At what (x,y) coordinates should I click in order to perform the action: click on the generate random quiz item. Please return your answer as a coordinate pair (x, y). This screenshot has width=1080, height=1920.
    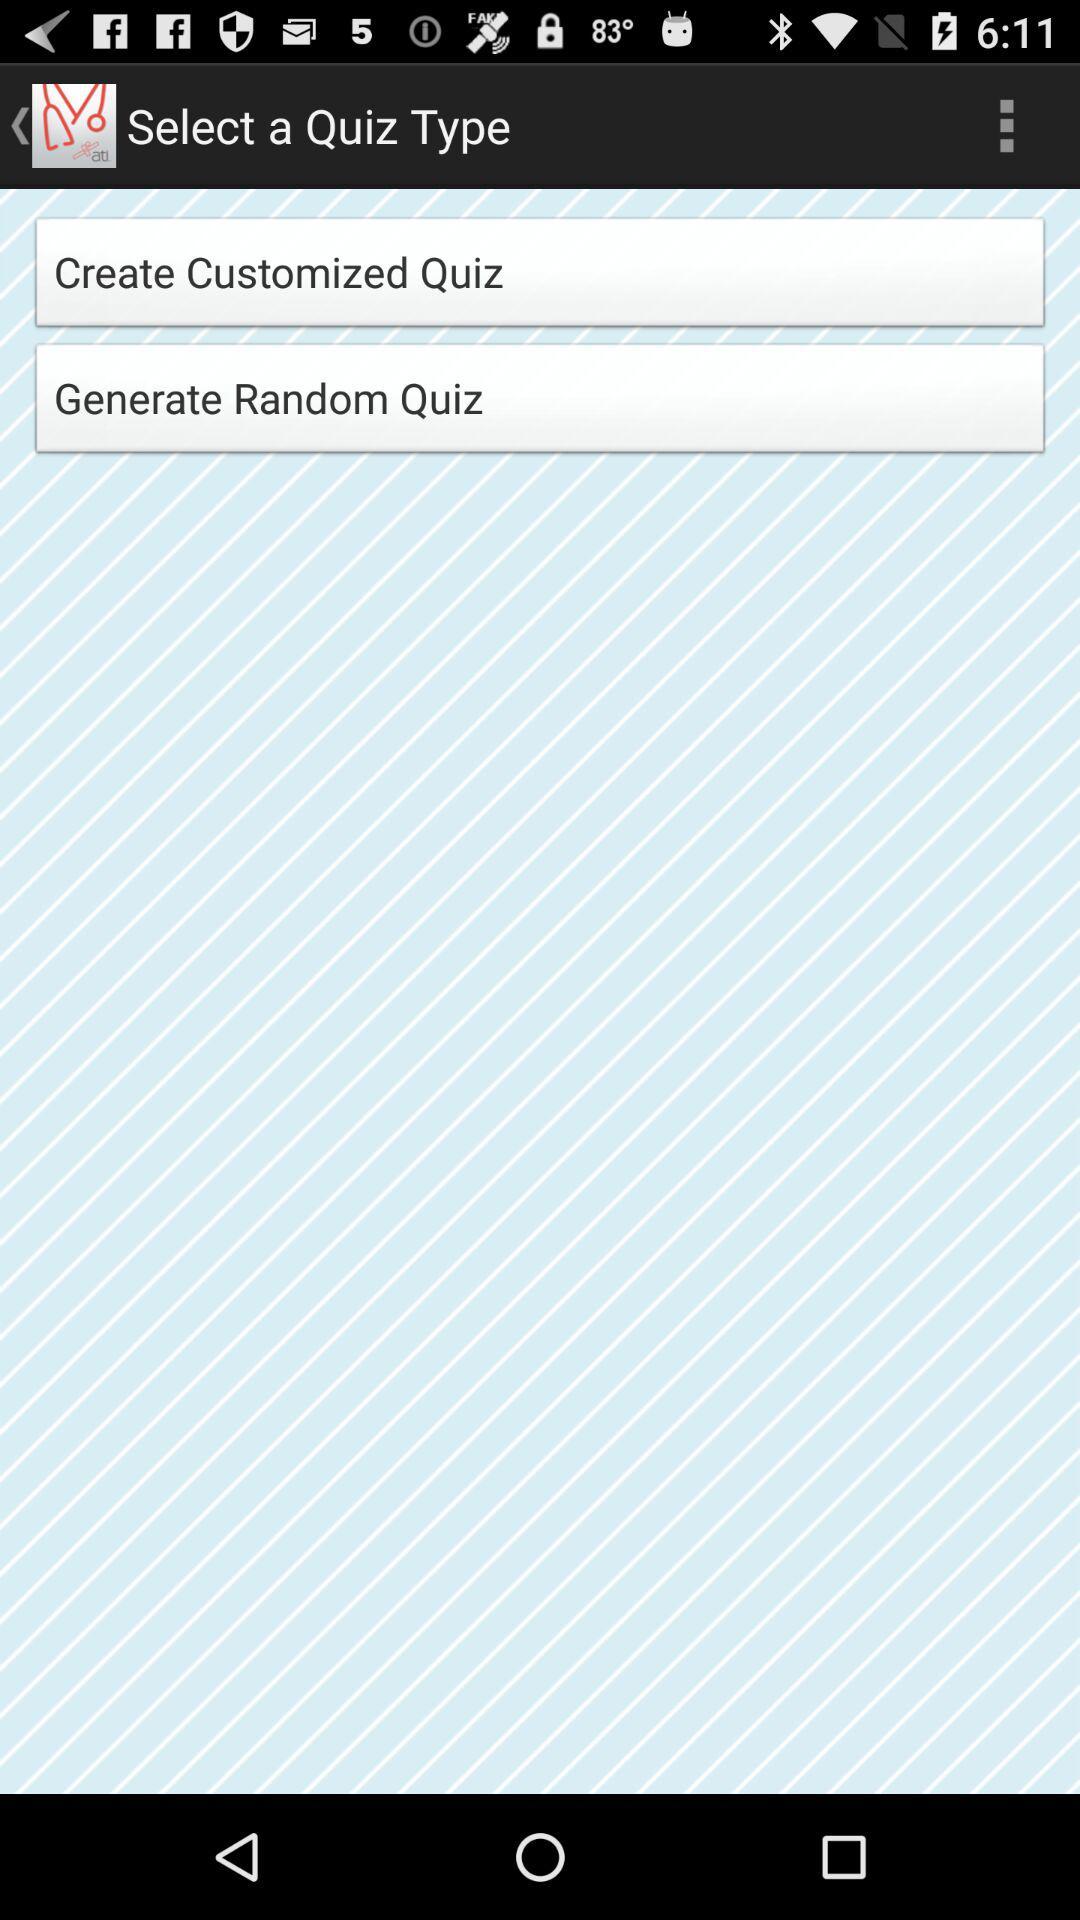
    Looking at the image, I should click on (540, 403).